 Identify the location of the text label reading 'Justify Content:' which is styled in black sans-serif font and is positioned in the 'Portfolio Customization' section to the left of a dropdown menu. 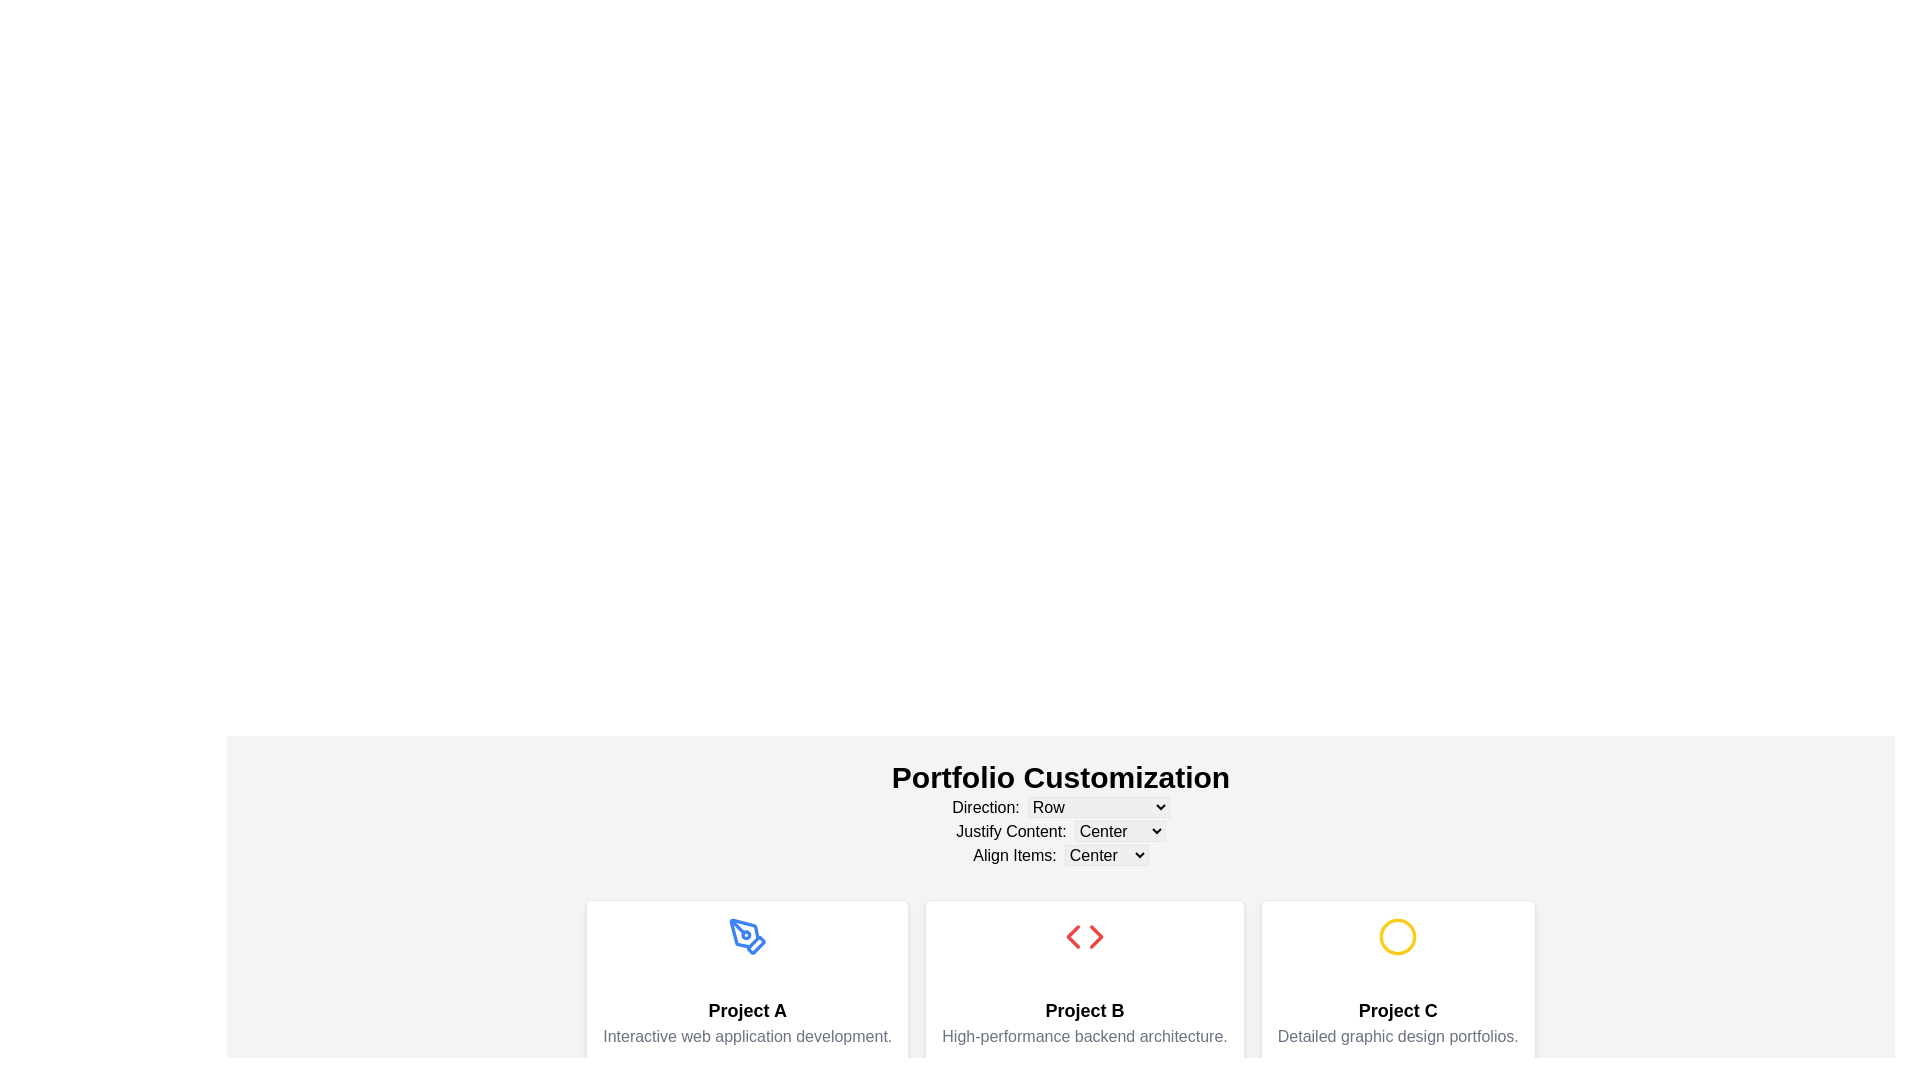
(1011, 831).